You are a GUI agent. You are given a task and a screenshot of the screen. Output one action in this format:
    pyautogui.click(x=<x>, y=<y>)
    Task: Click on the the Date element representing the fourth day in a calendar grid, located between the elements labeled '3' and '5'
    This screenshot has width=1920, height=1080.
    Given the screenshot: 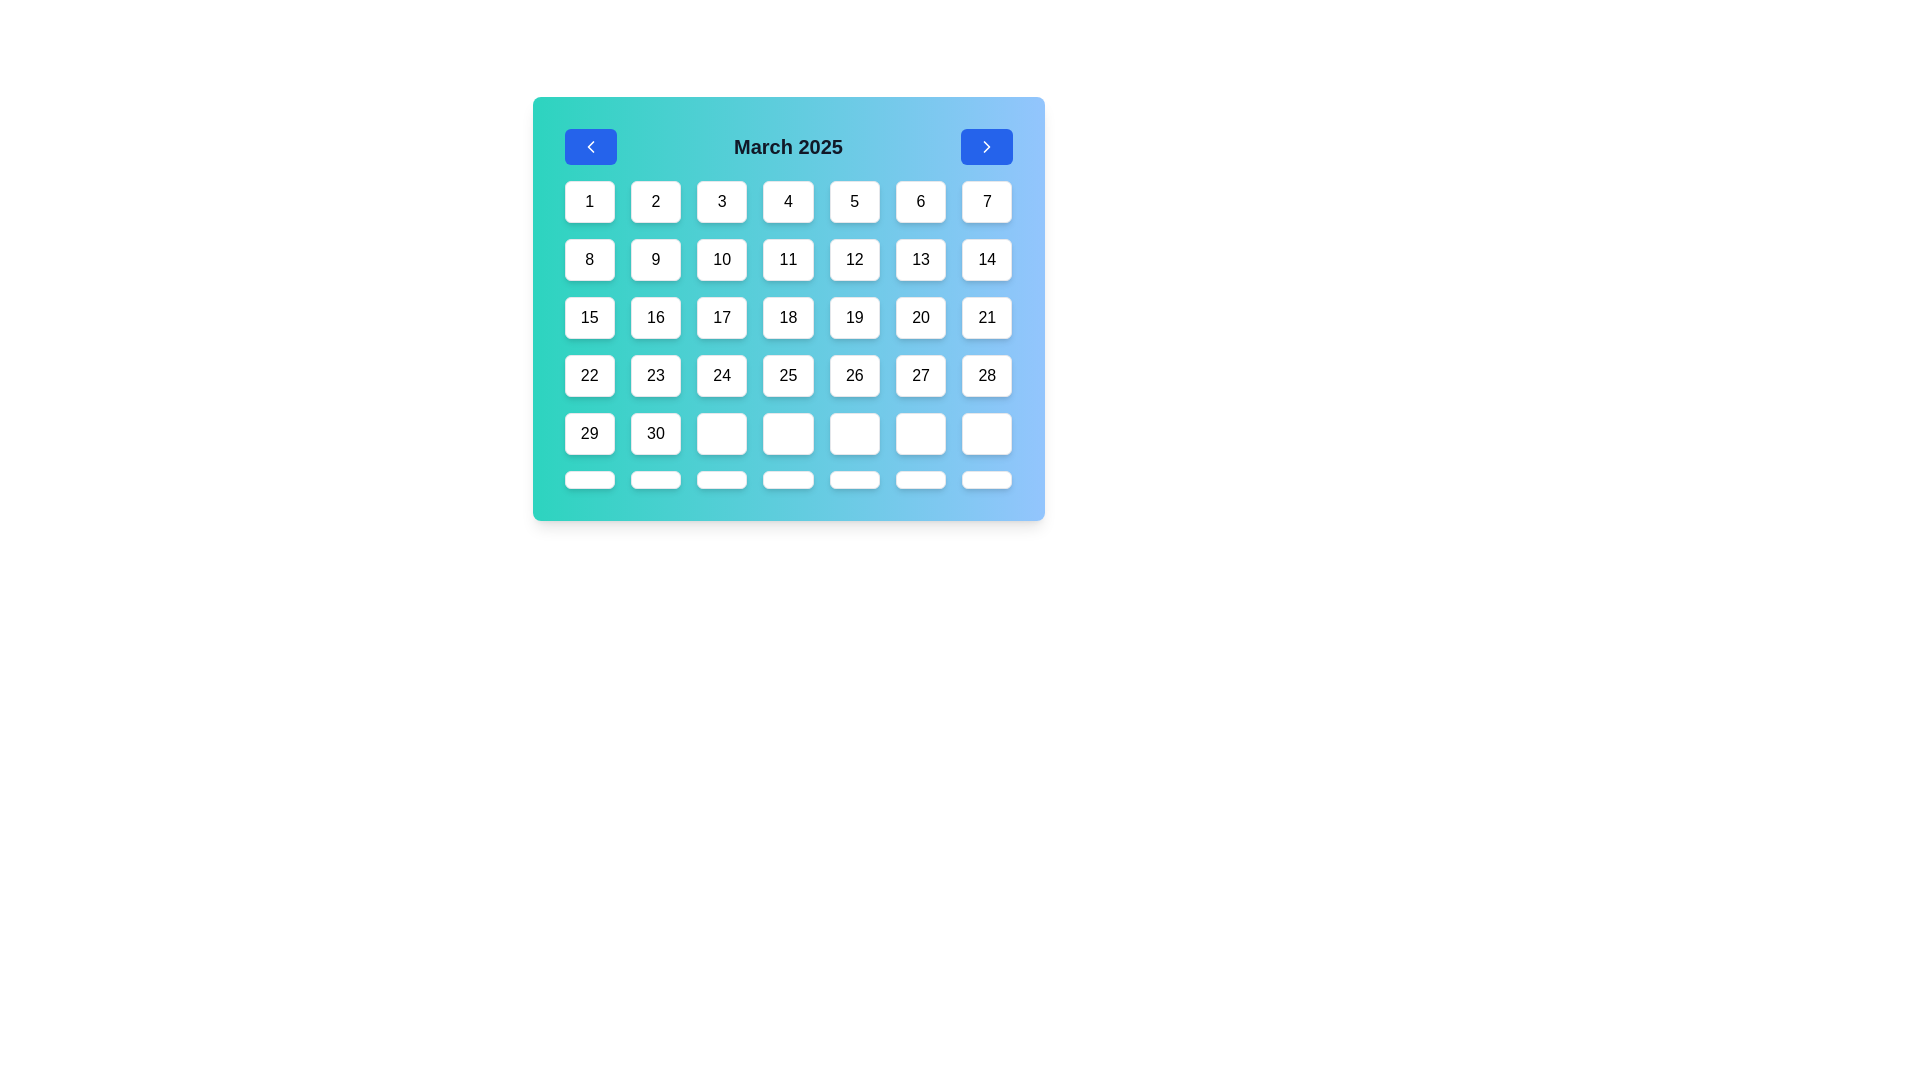 What is the action you would take?
    pyautogui.click(x=787, y=201)
    